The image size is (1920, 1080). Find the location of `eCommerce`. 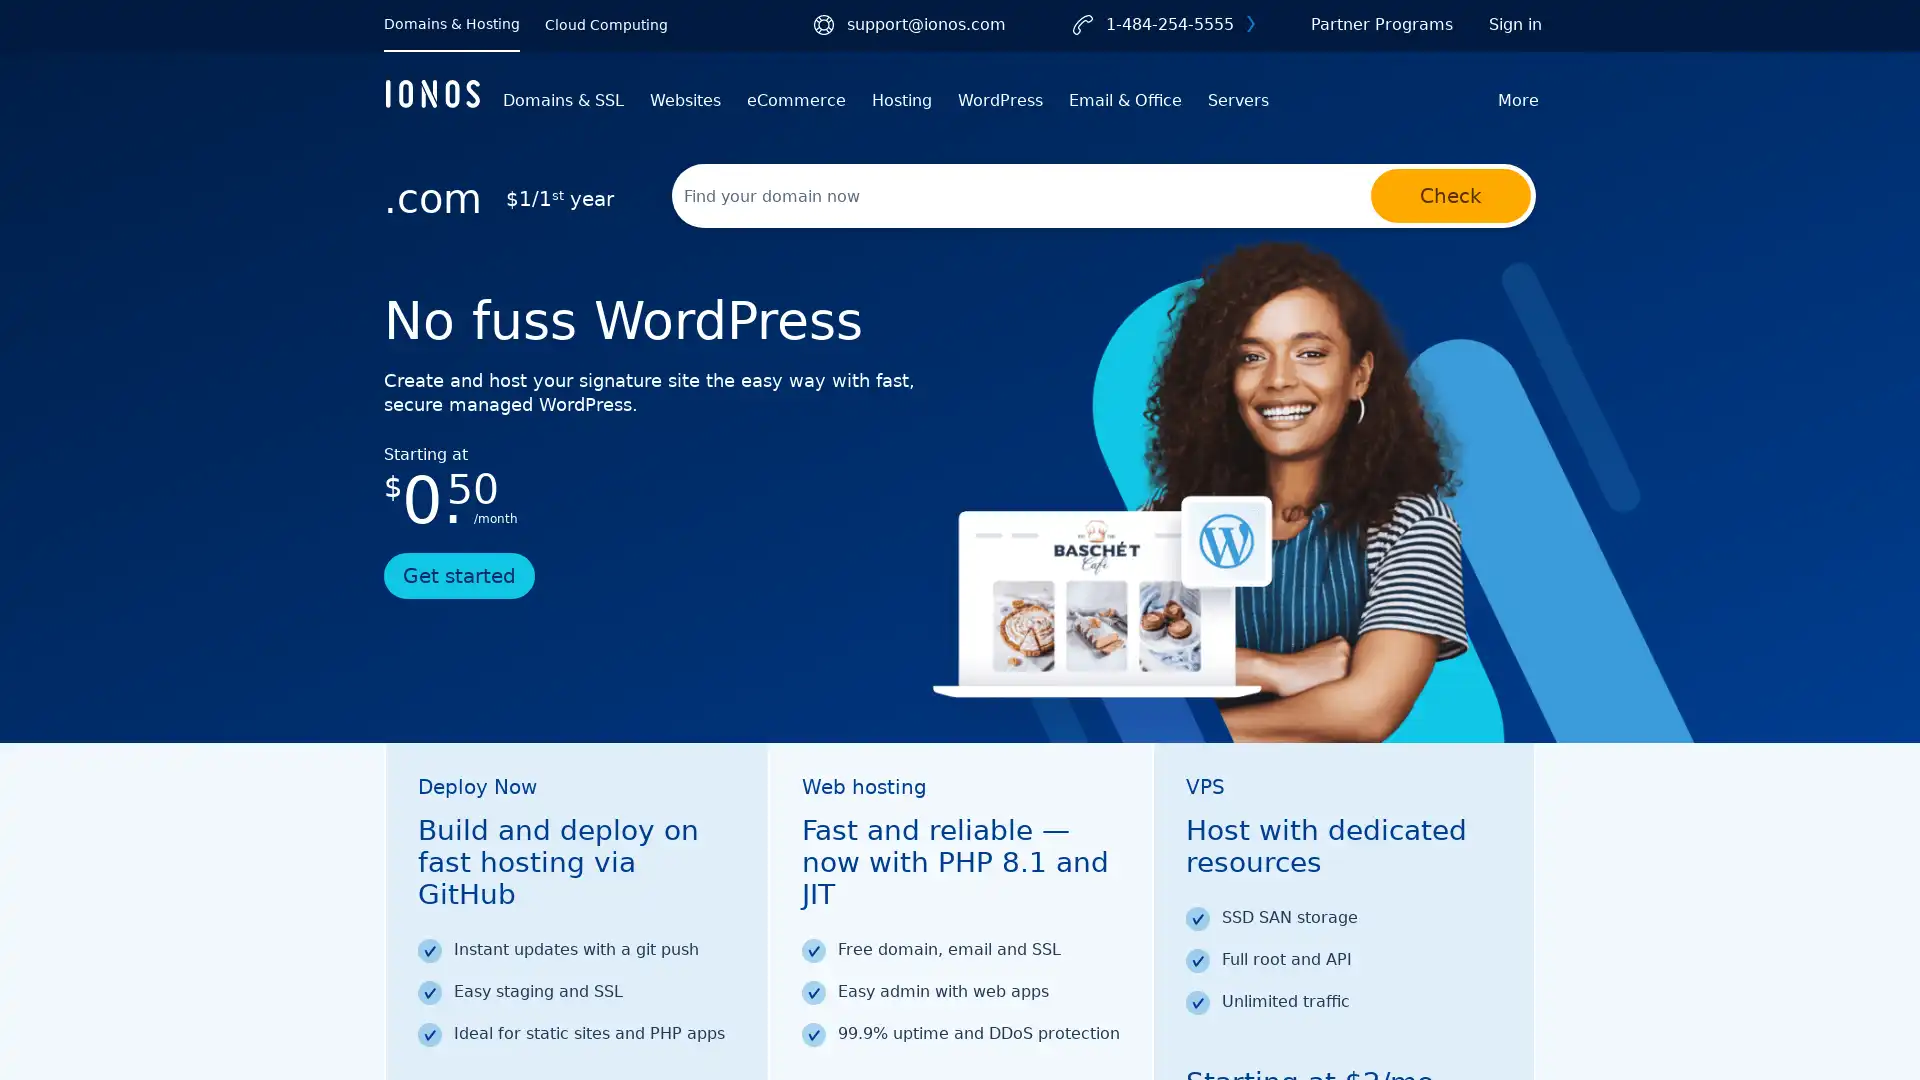

eCommerce is located at coordinates (795, 100).